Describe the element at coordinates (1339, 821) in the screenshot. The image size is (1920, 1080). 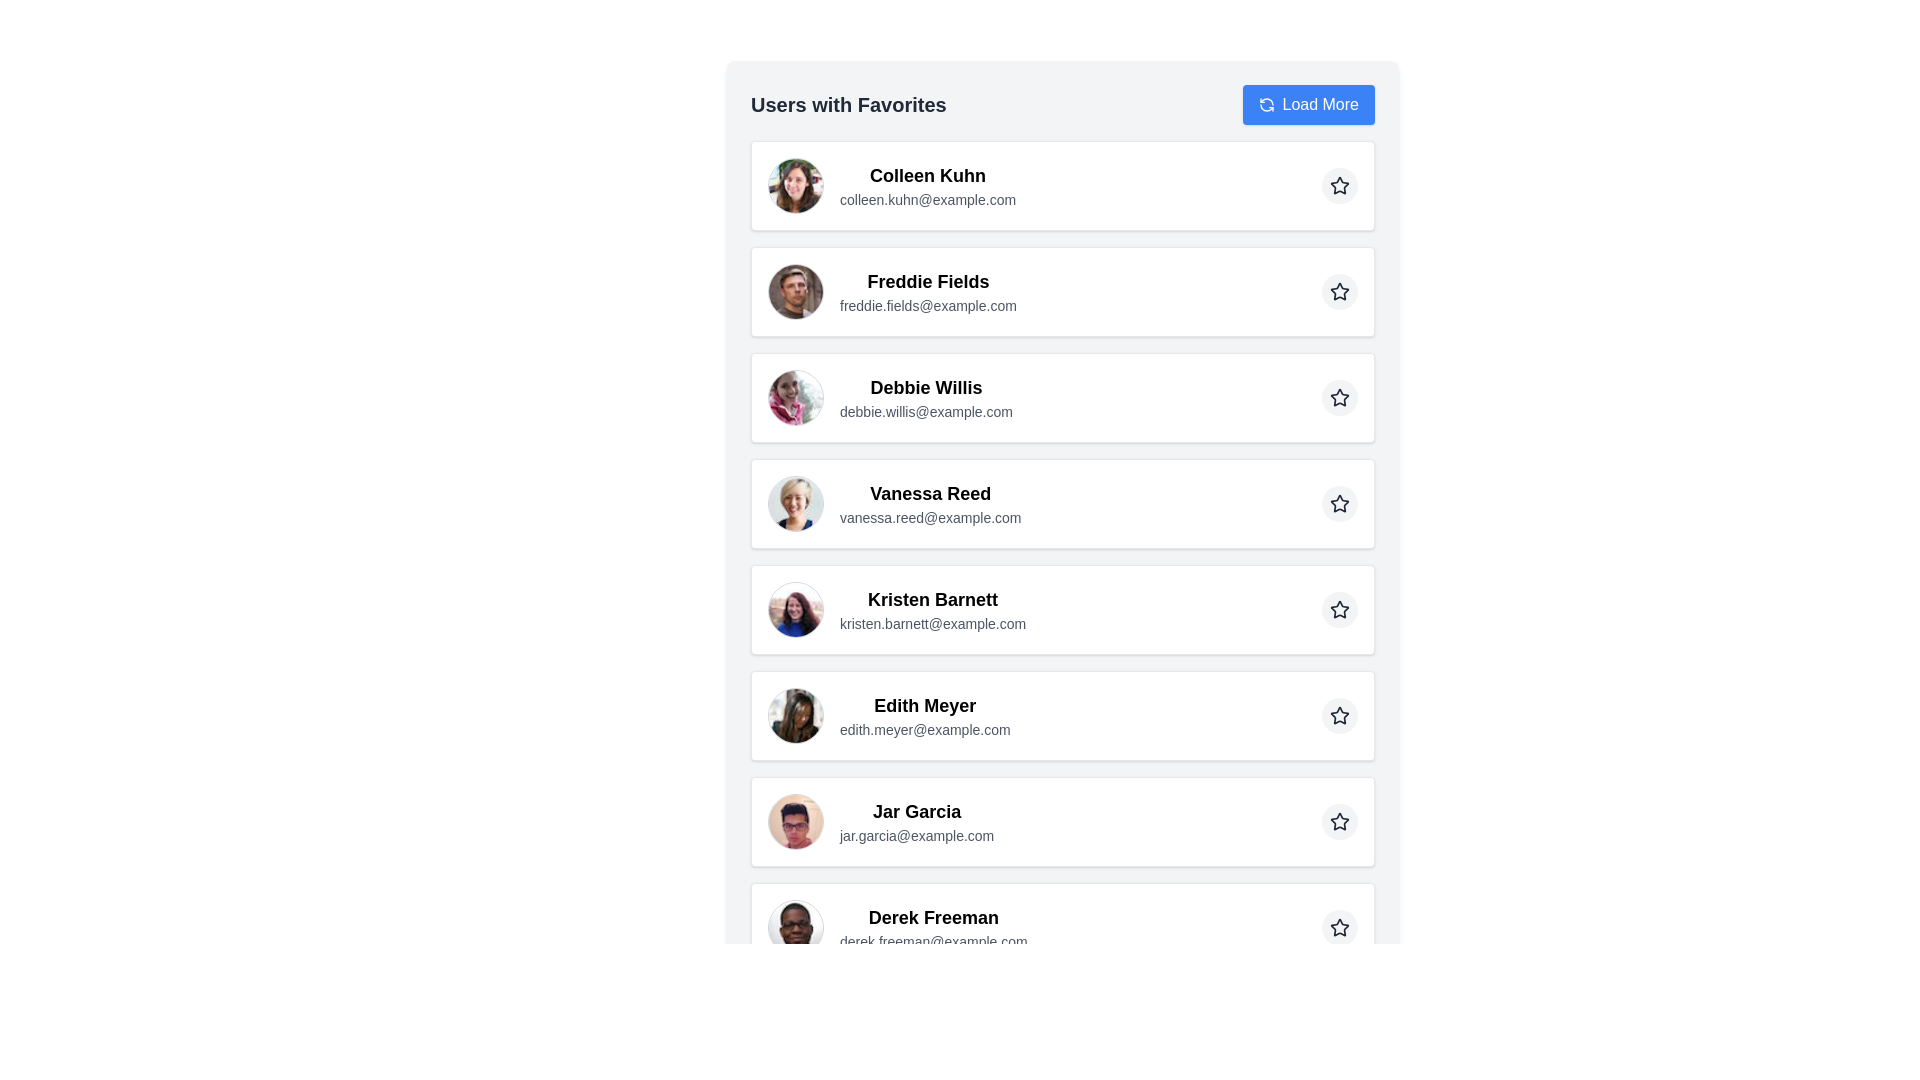
I see `the star icon outlined in black, located in the 'Jar Garcia' entry of the vertical user list` at that location.